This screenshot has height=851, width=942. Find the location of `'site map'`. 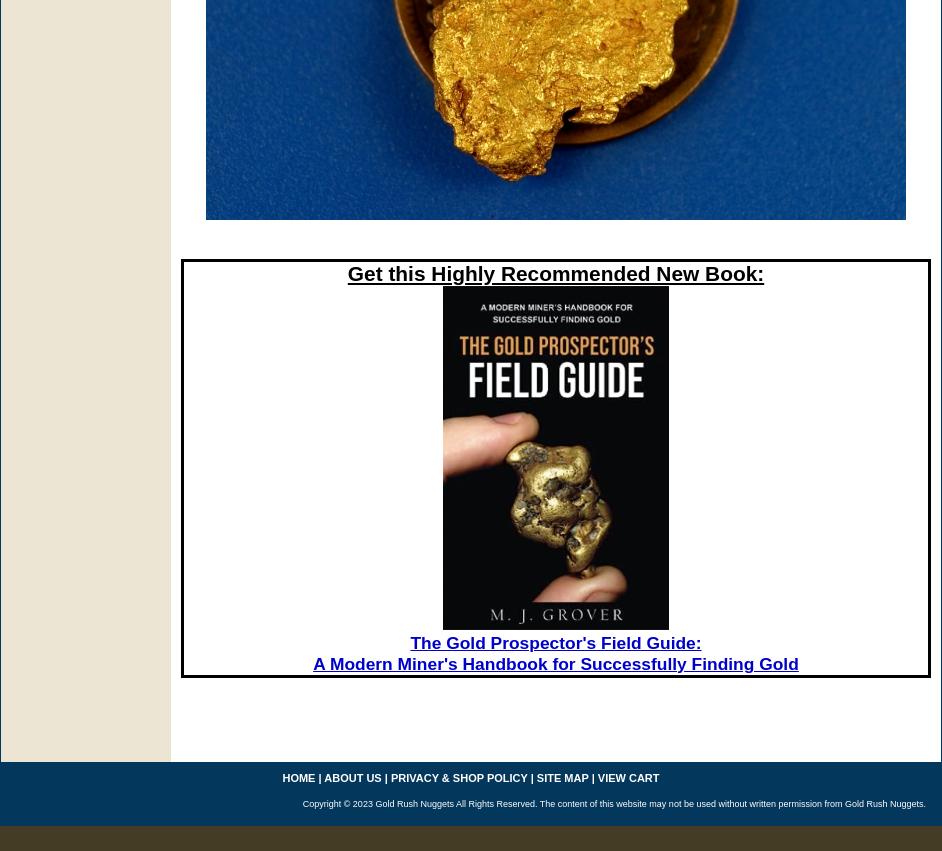

'site map' is located at coordinates (534, 776).